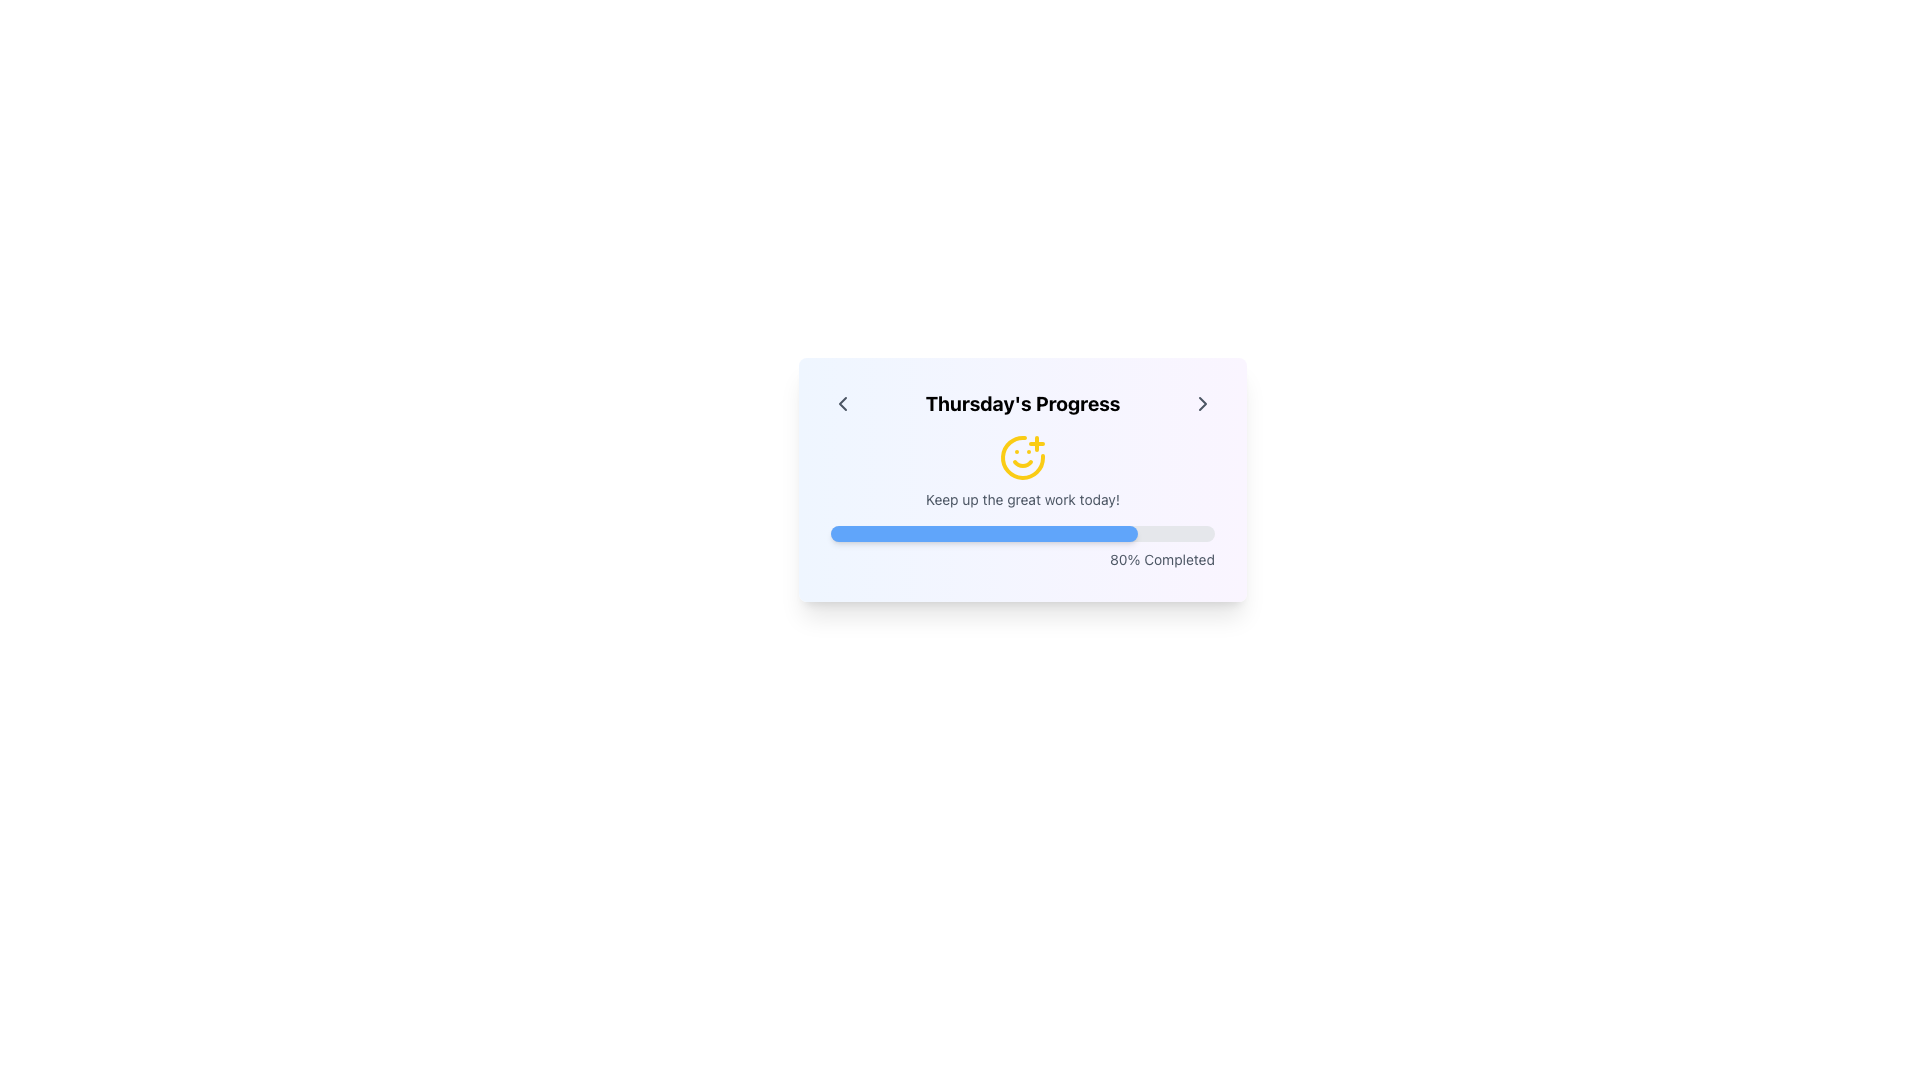 This screenshot has height=1080, width=1920. I want to click on the right-pointing chevron icon located at the extreme right of the top header section, so click(1202, 404).